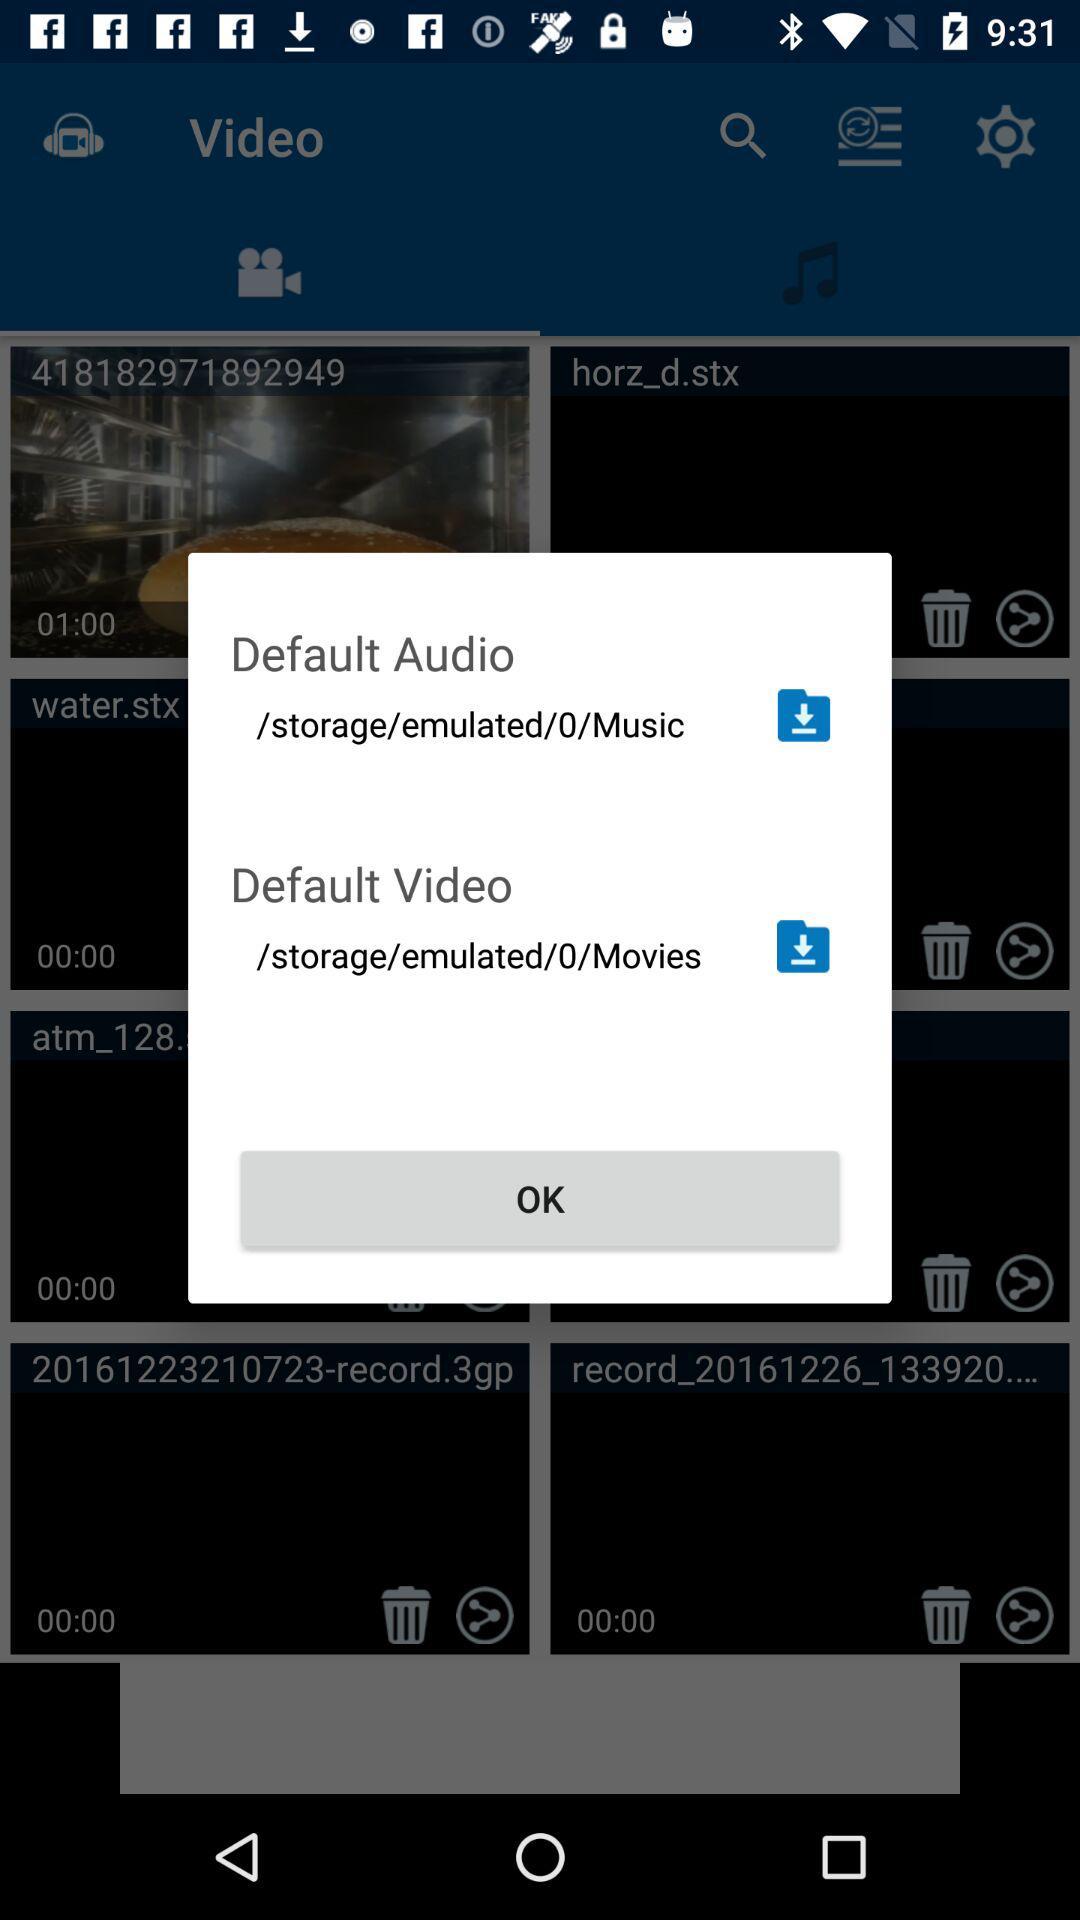  I want to click on open folder, so click(802, 945).